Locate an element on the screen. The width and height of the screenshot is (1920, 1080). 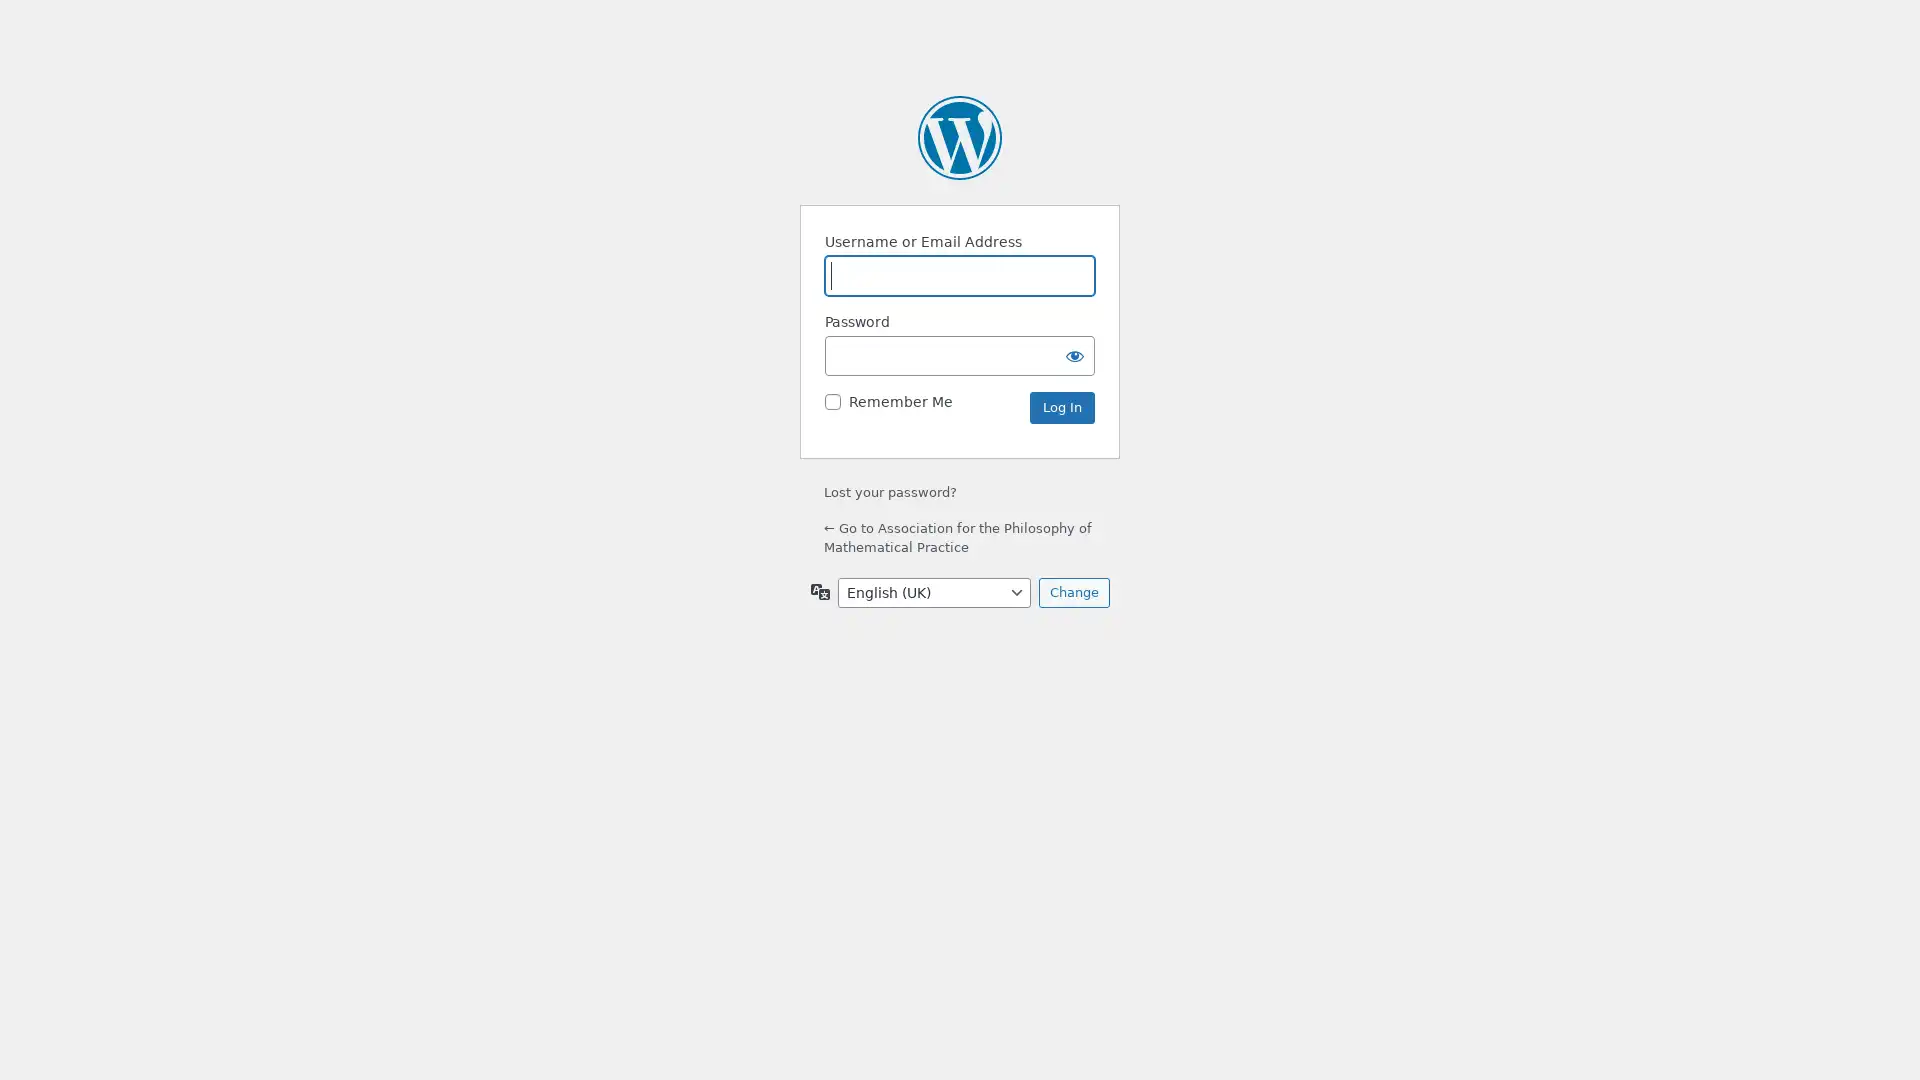
Change is located at coordinates (1072, 590).